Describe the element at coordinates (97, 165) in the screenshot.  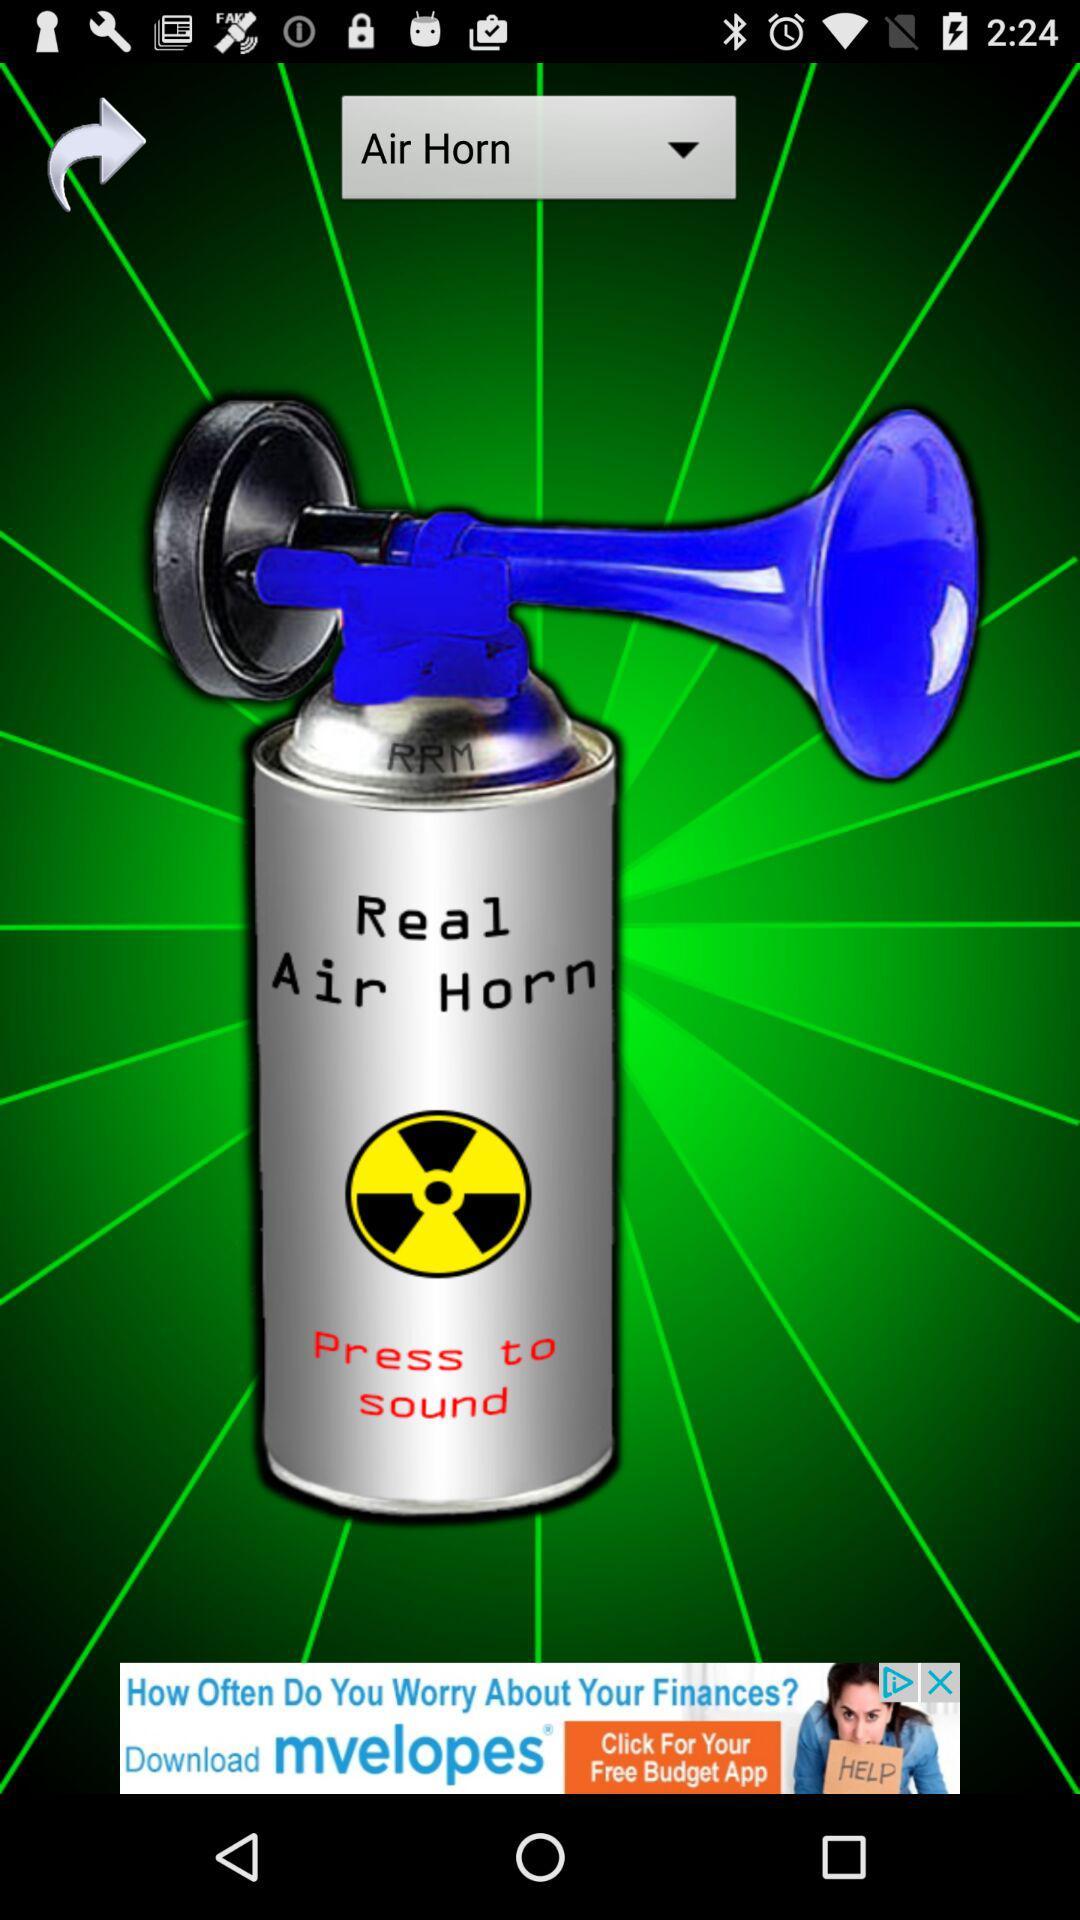
I see `the redo icon` at that location.